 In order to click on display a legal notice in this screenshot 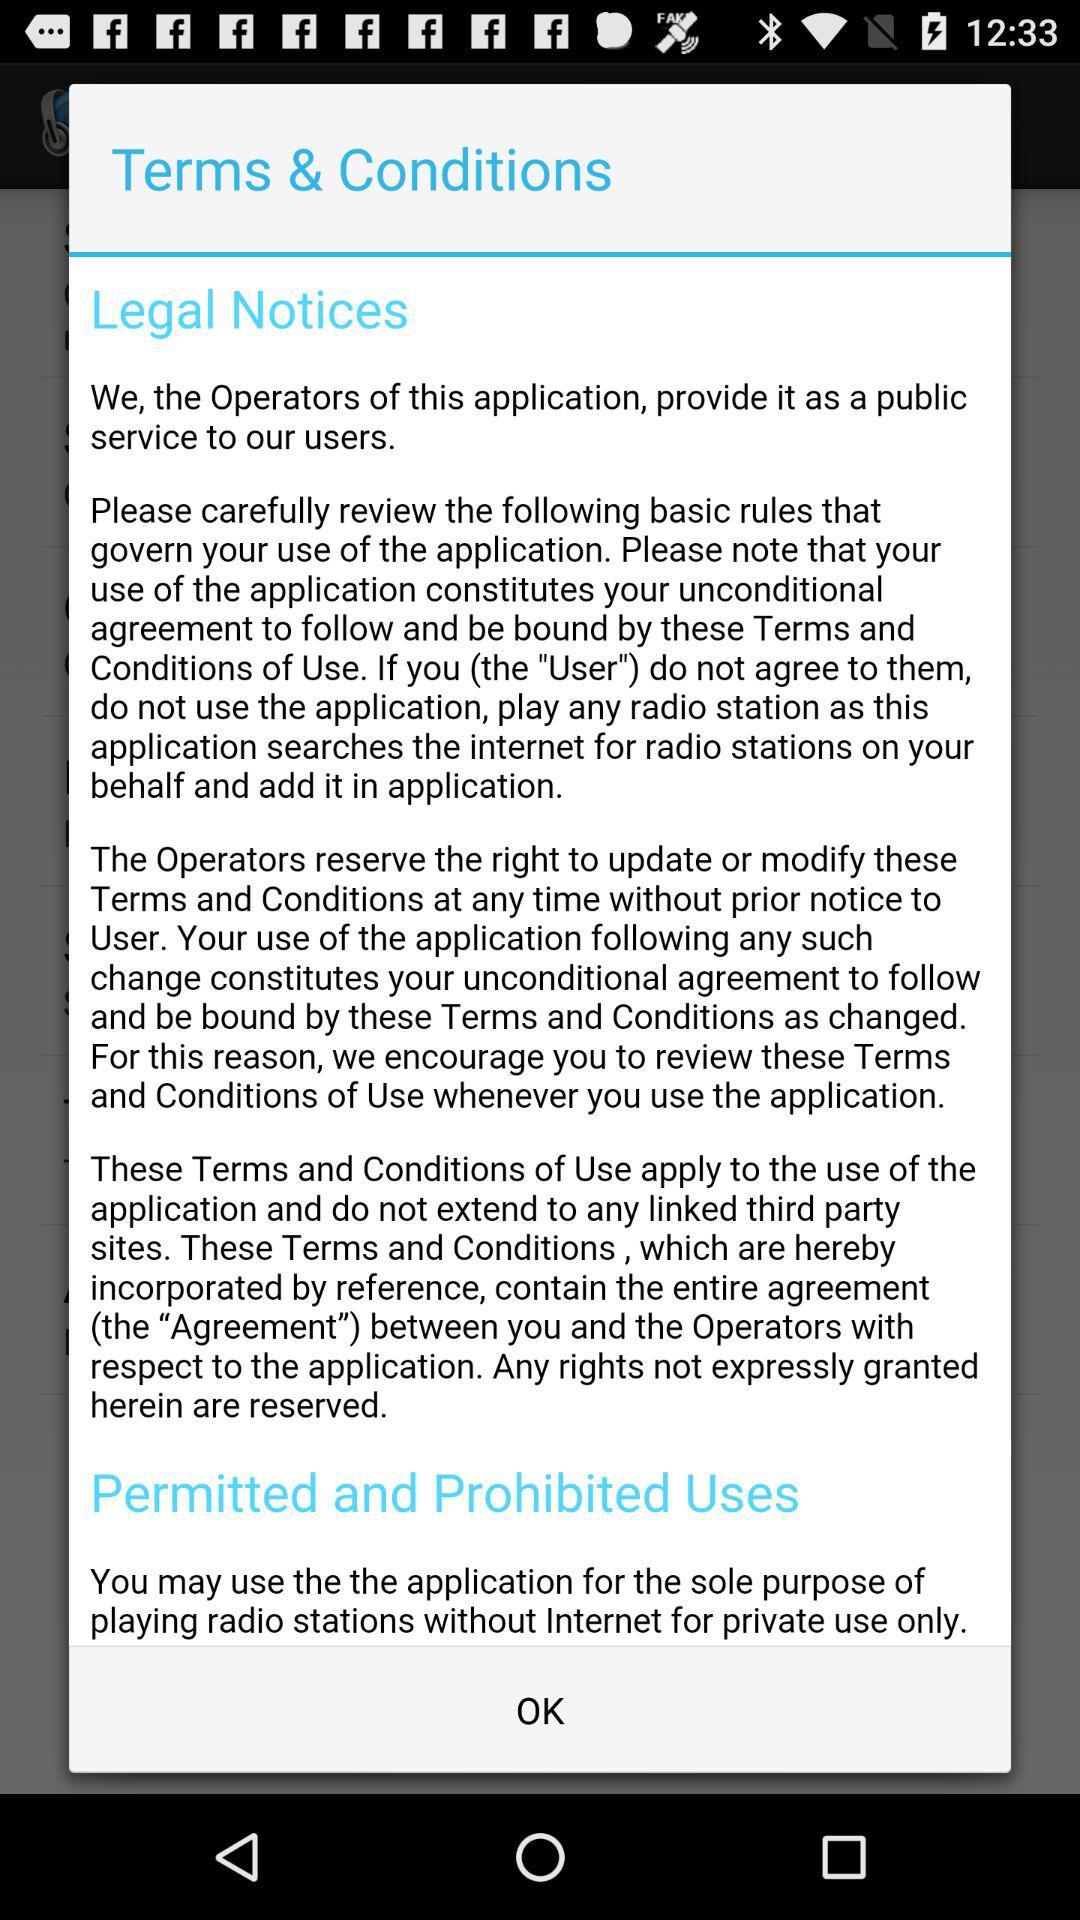, I will do `click(540, 950)`.